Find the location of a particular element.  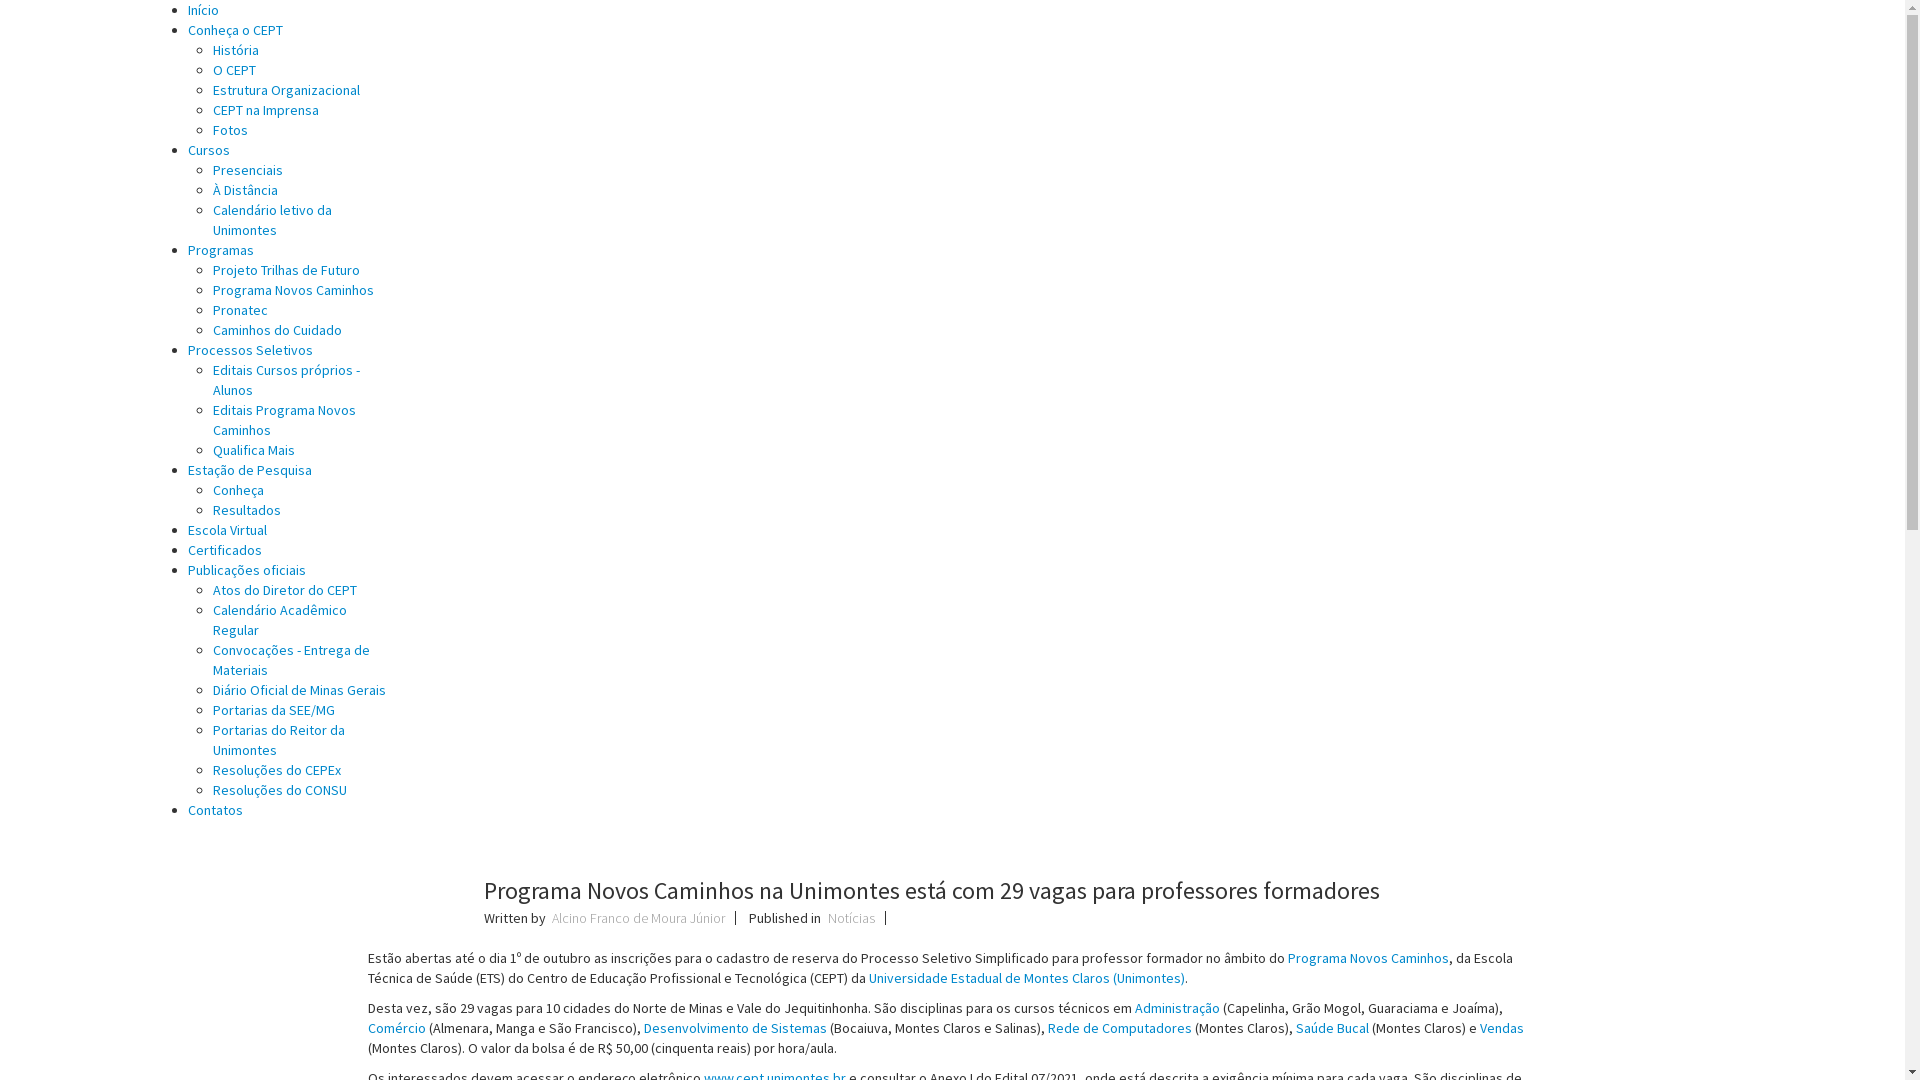

'Estrutura Organizacional' is located at coordinates (285, 88).